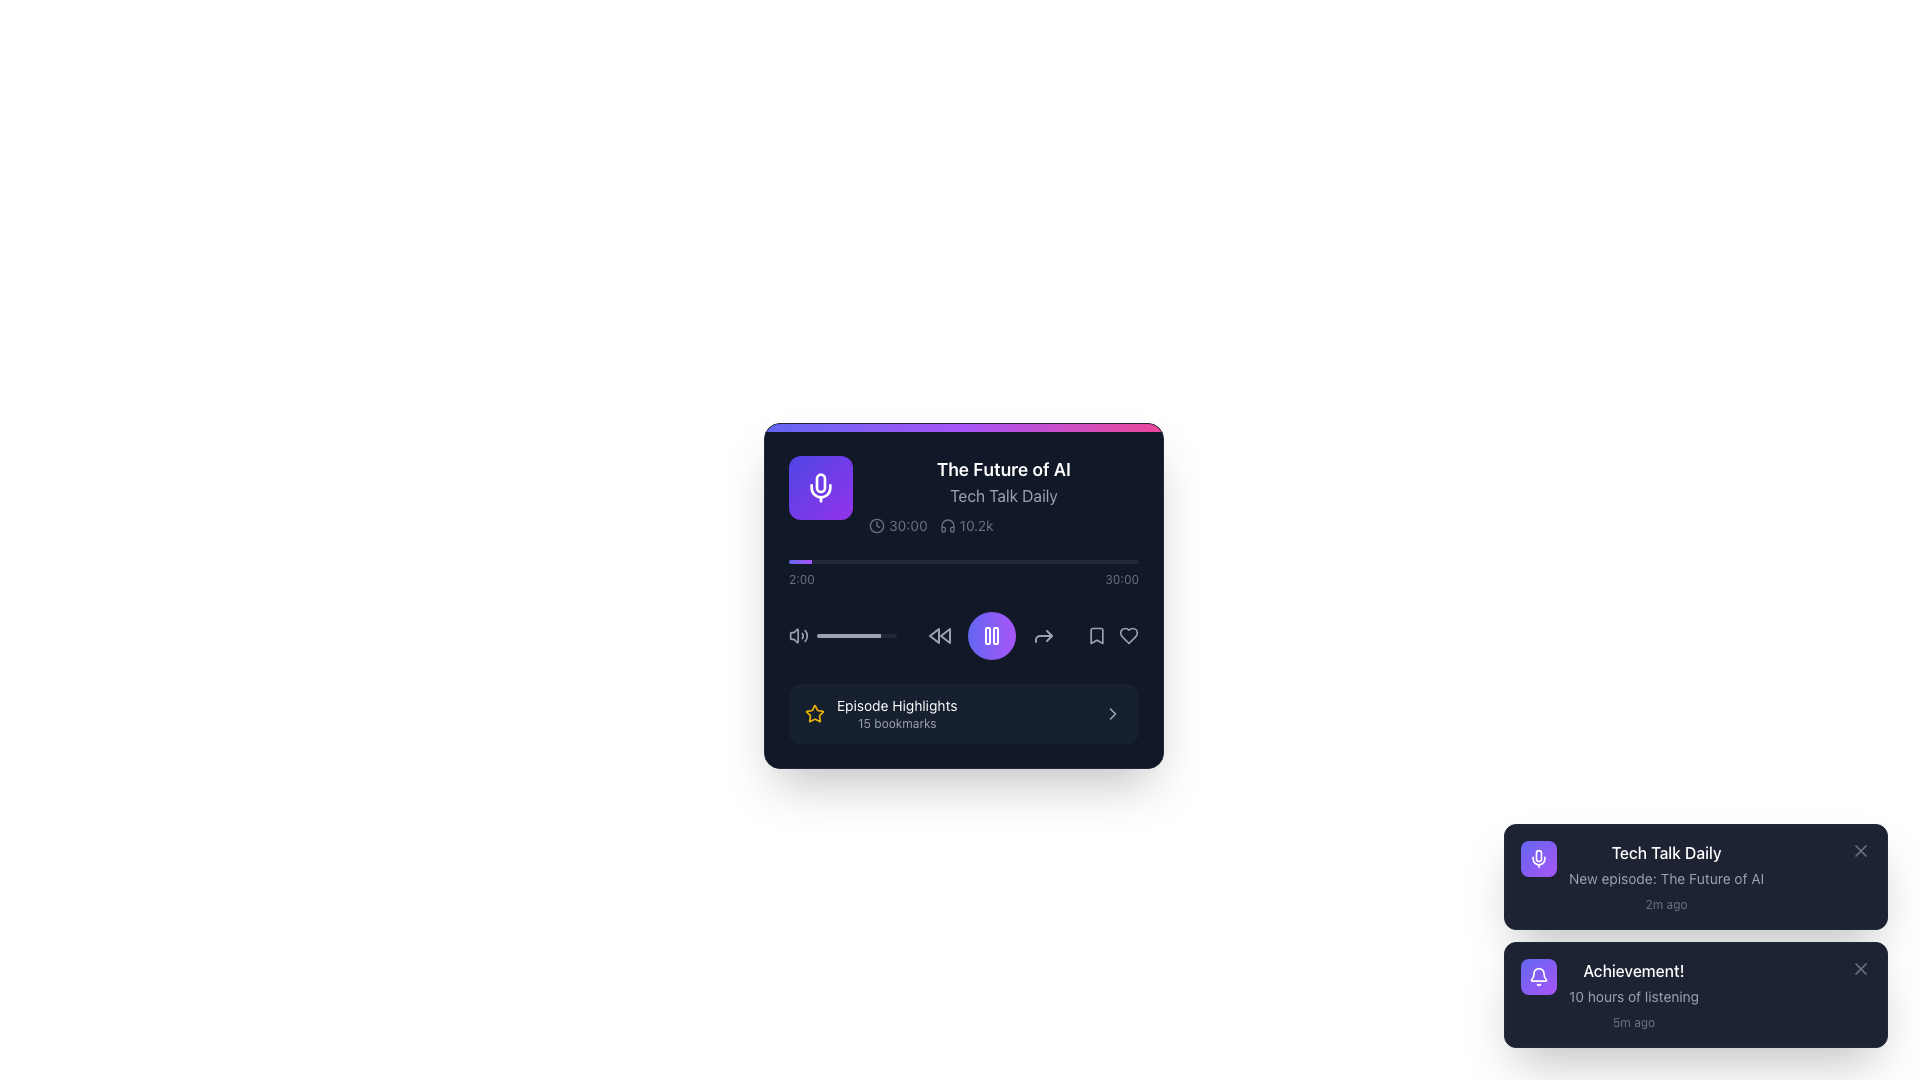  Describe the element at coordinates (964, 562) in the screenshot. I see `the horizontal progress bar with a dark-gray background and gradient-colored portion, located just below the title and above playback control buttons` at that location.